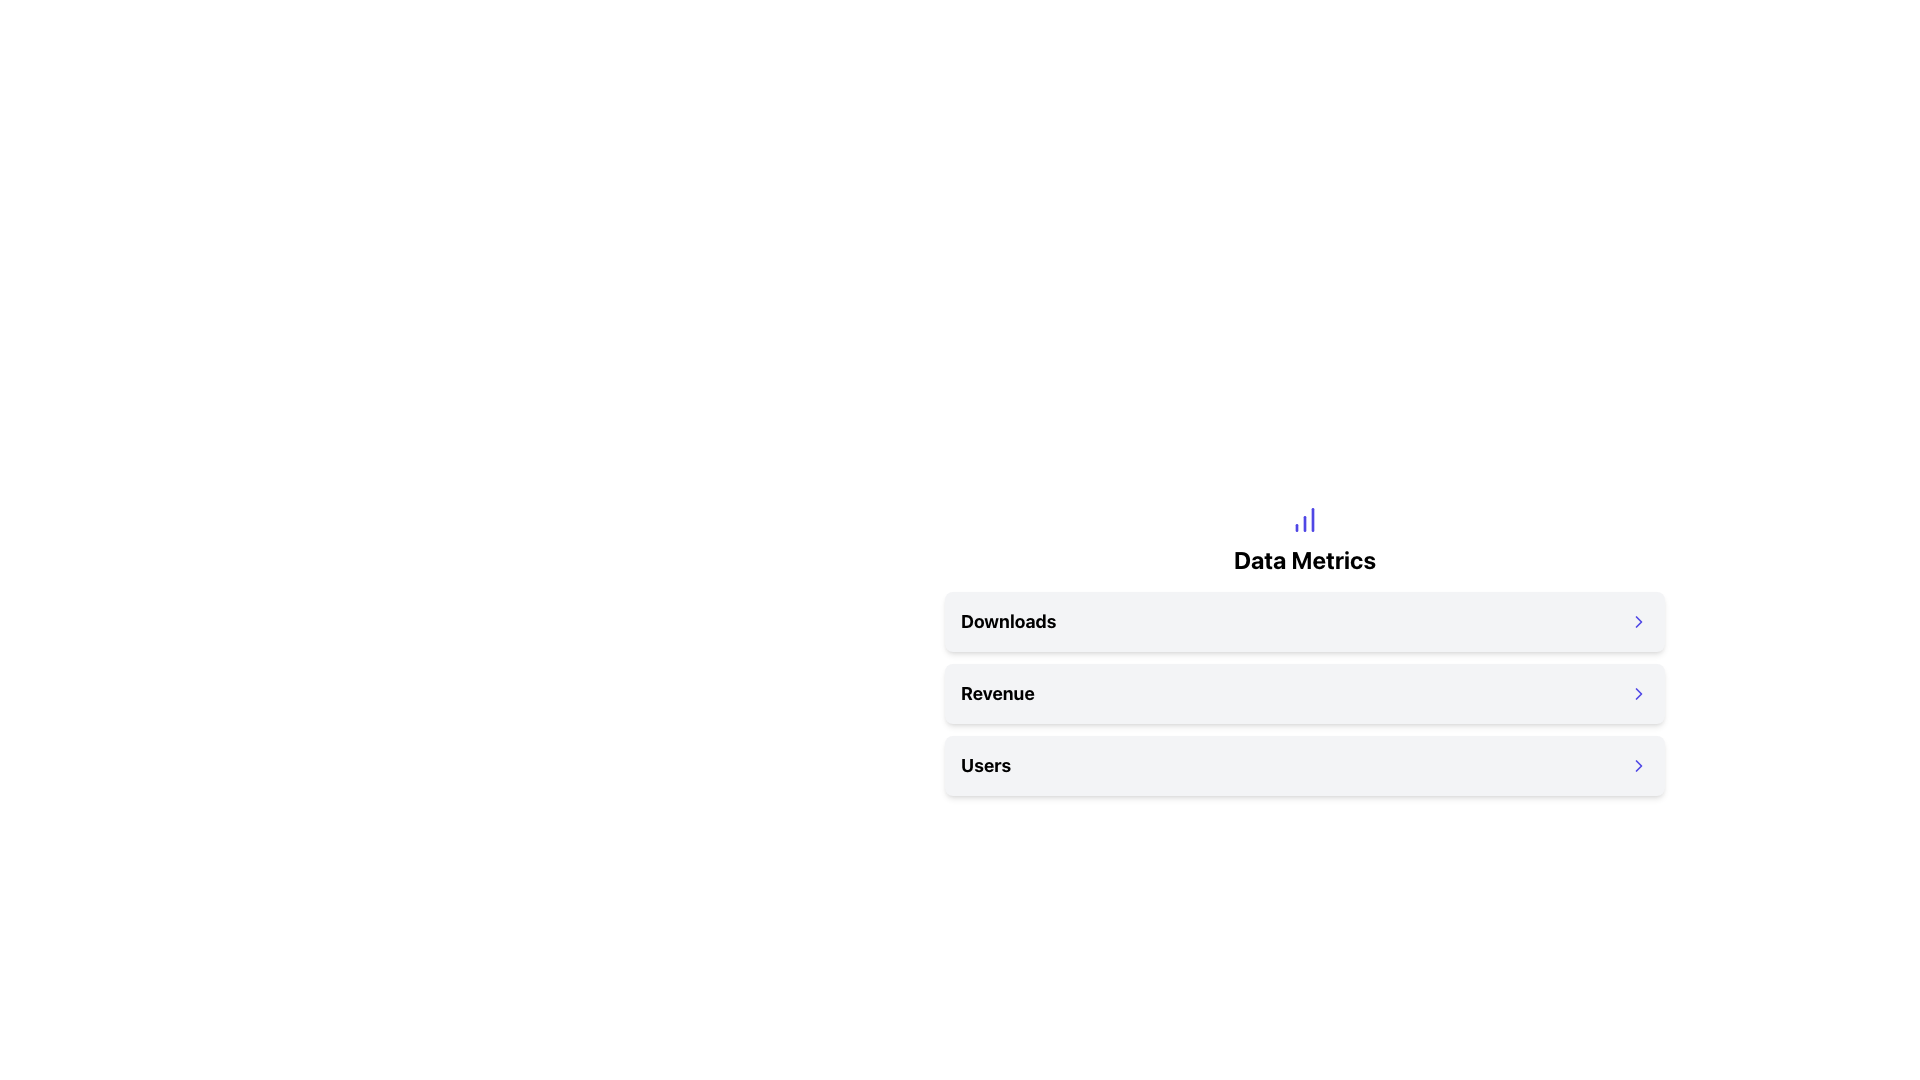  I want to click on the 'Revenue' button located on the second card in the 'Data Metrics' section, so click(1305, 693).